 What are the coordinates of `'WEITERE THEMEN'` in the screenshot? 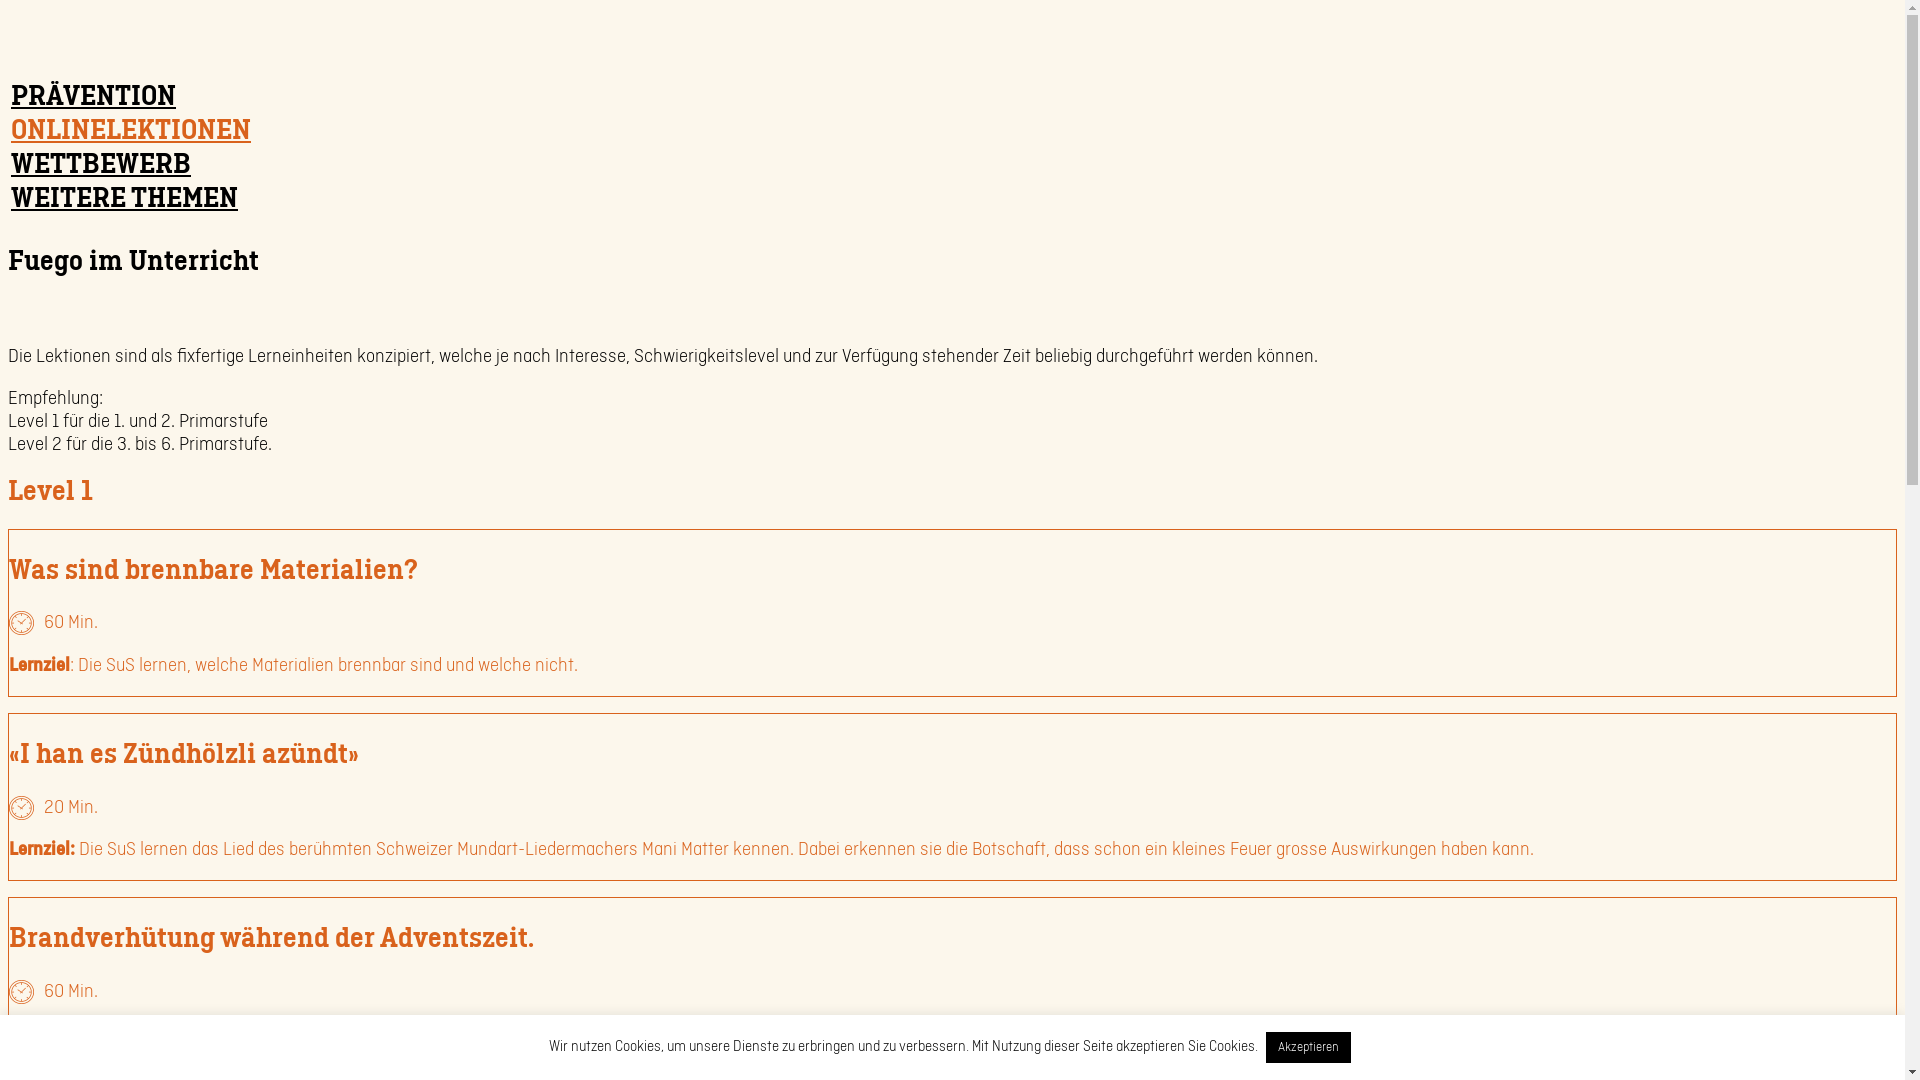 It's located at (8, 197).